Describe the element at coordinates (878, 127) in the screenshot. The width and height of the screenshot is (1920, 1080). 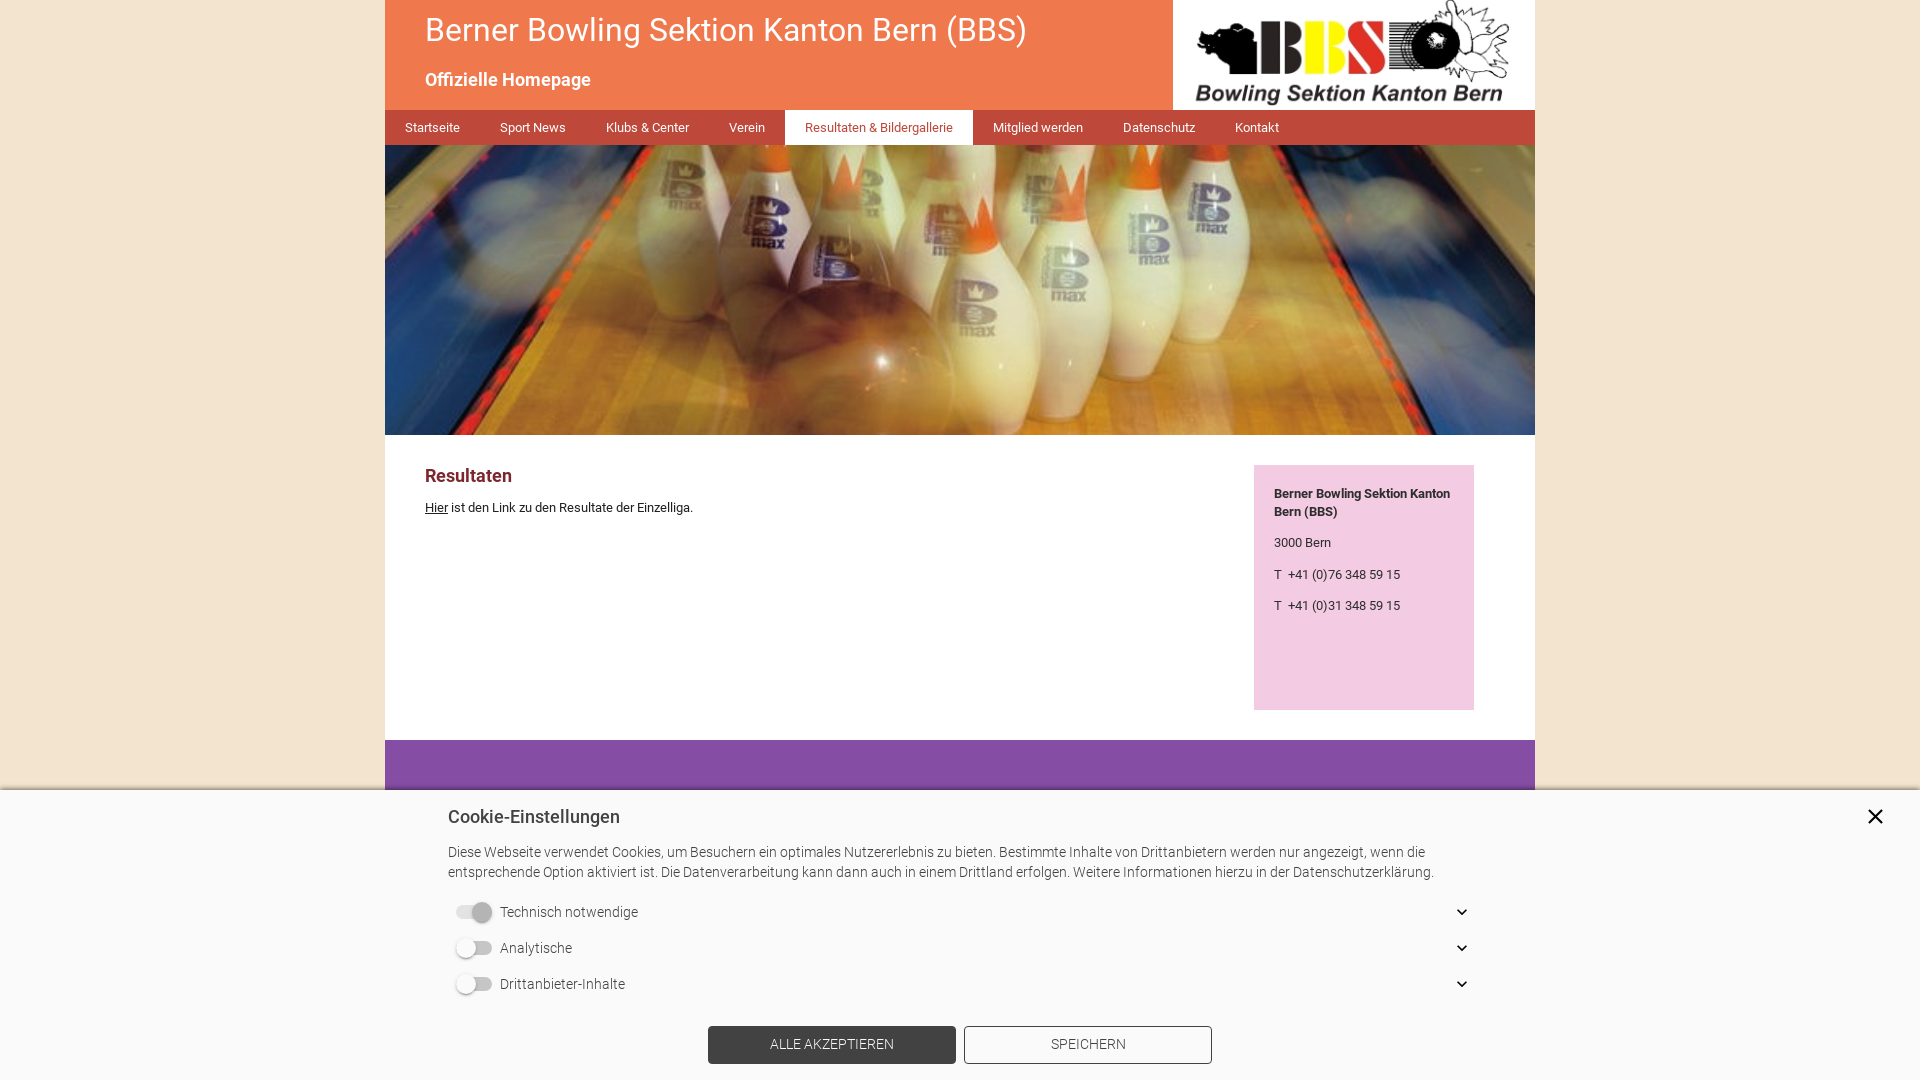
I see `'Resultaten & Bildergallerie'` at that location.